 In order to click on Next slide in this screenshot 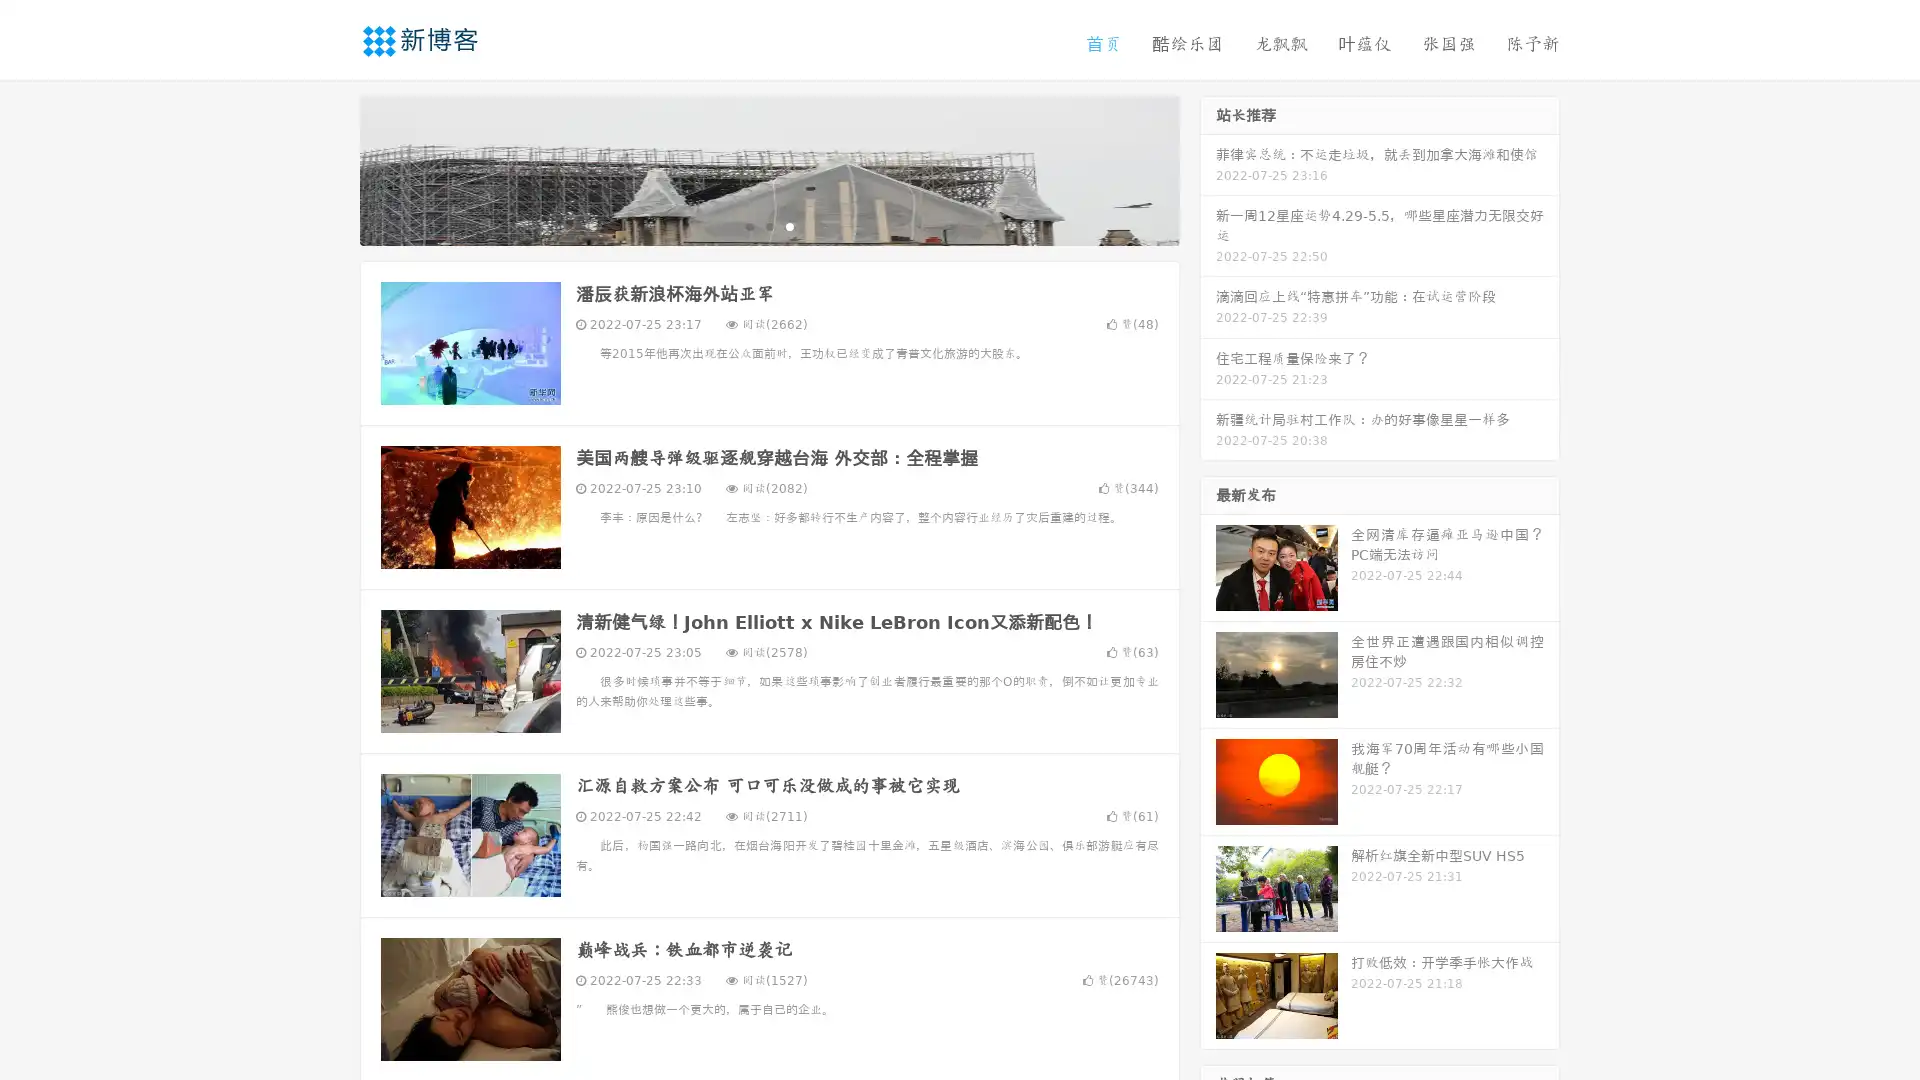, I will do `click(1208, 168)`.